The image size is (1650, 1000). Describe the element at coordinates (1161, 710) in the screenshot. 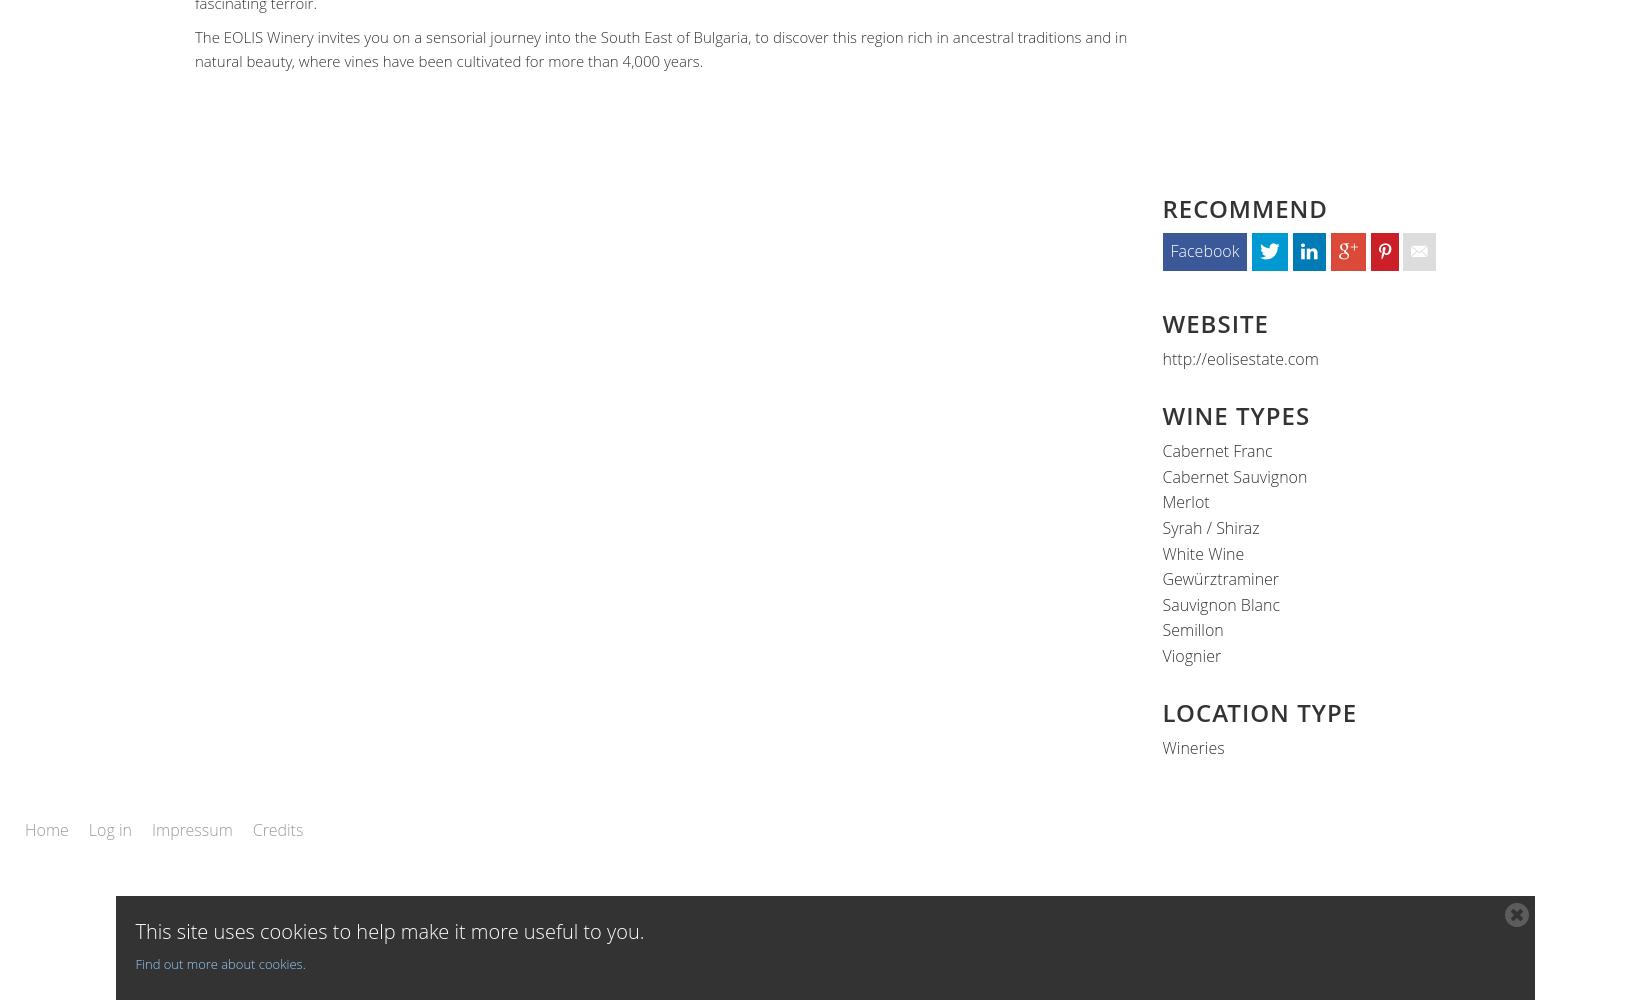

I see `'Location Type'` at that location.